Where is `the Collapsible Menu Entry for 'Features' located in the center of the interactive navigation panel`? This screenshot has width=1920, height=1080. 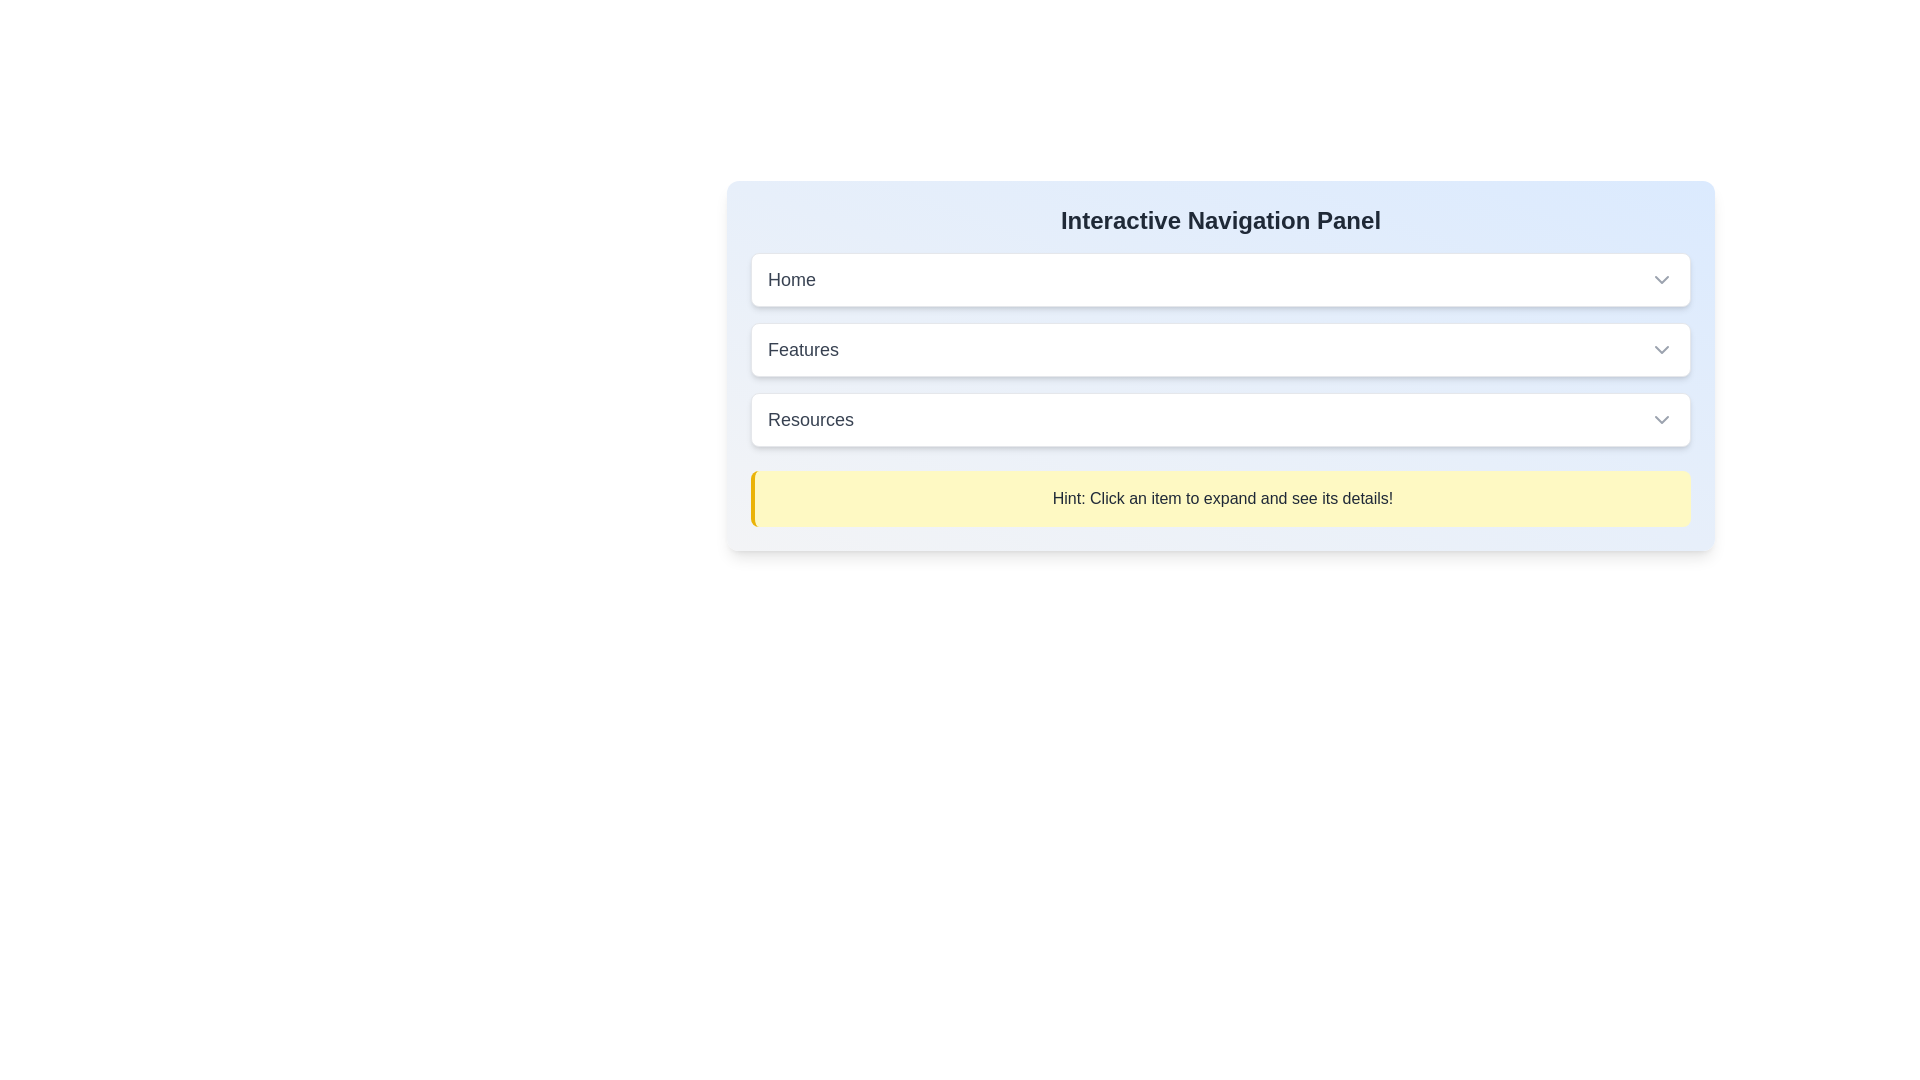
the Collapsible Menu Entry for 'Features' located in the center of the interactive navigation panel is located at coordinates (1219, 349).